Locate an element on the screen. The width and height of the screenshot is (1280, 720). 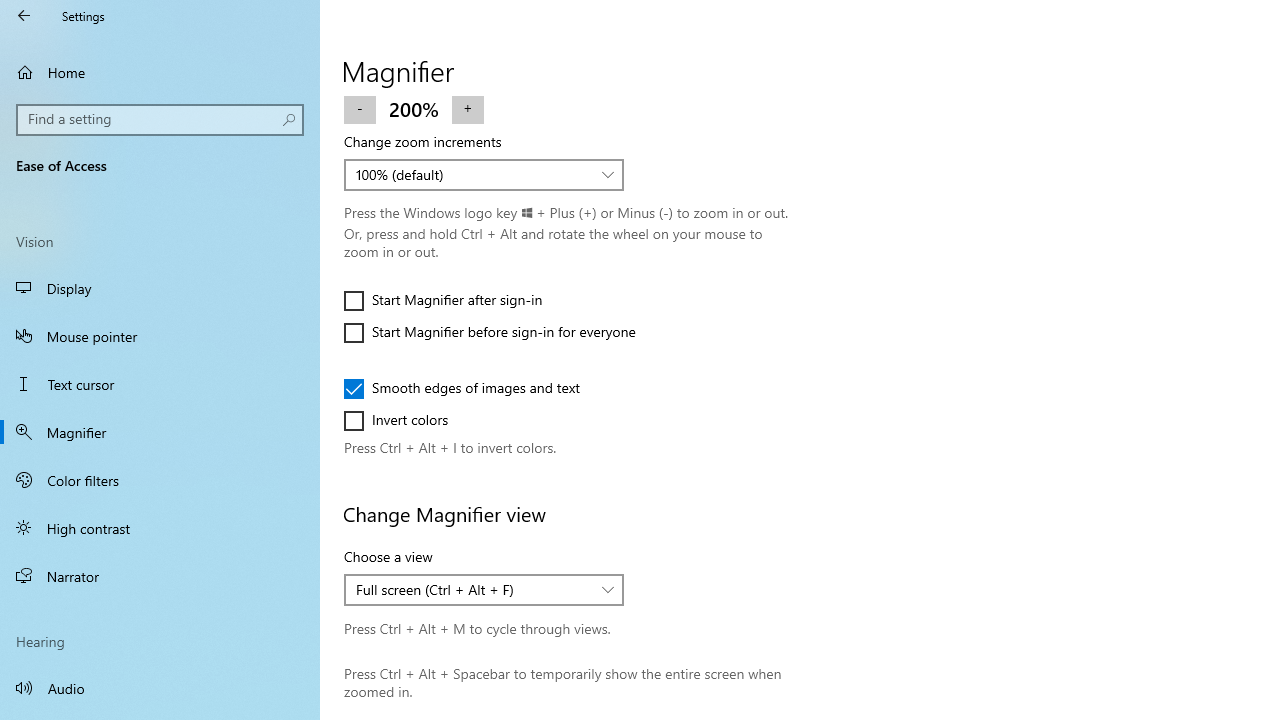
'Audio' is located at coordinates (160, 686).